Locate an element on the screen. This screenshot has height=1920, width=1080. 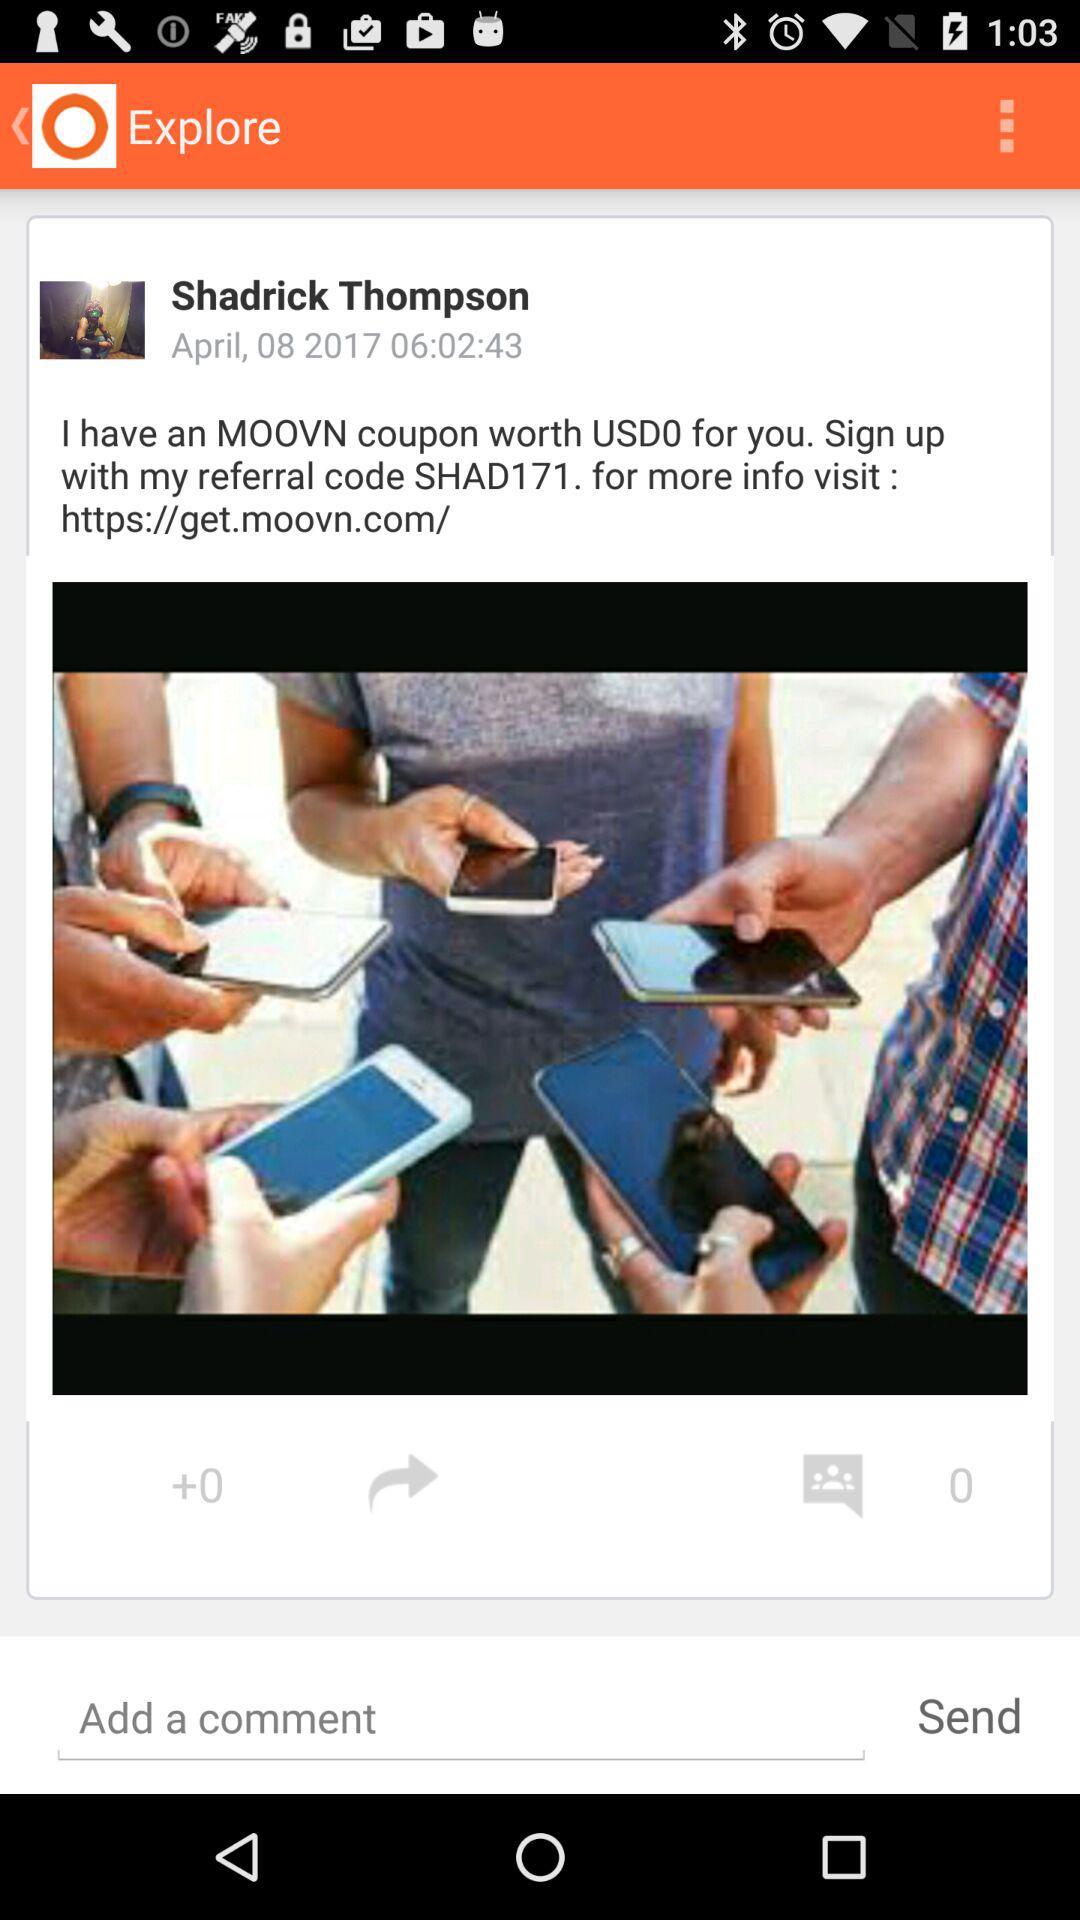
the image beside shadrick thompson is located at coordinates (92, 320).